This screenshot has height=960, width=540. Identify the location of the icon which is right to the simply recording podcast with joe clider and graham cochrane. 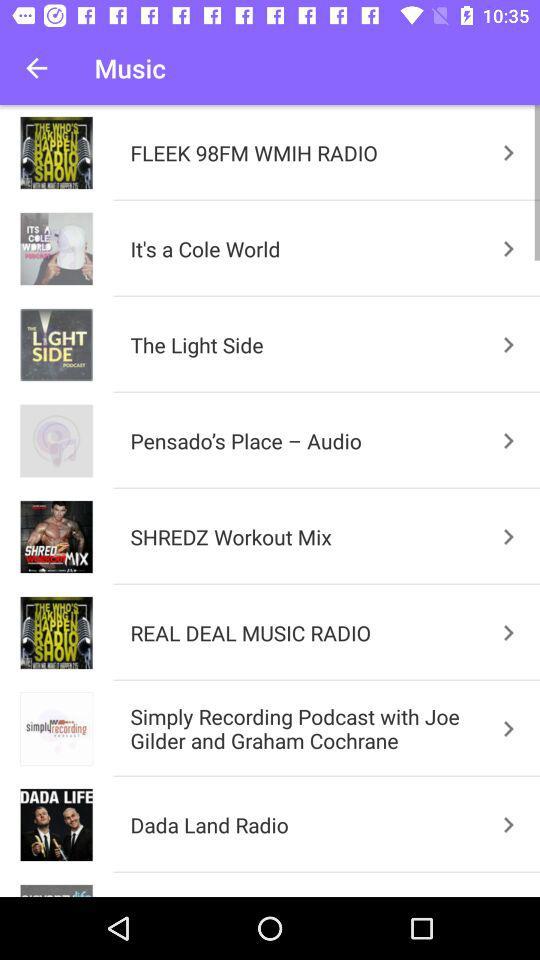
(509, 728).